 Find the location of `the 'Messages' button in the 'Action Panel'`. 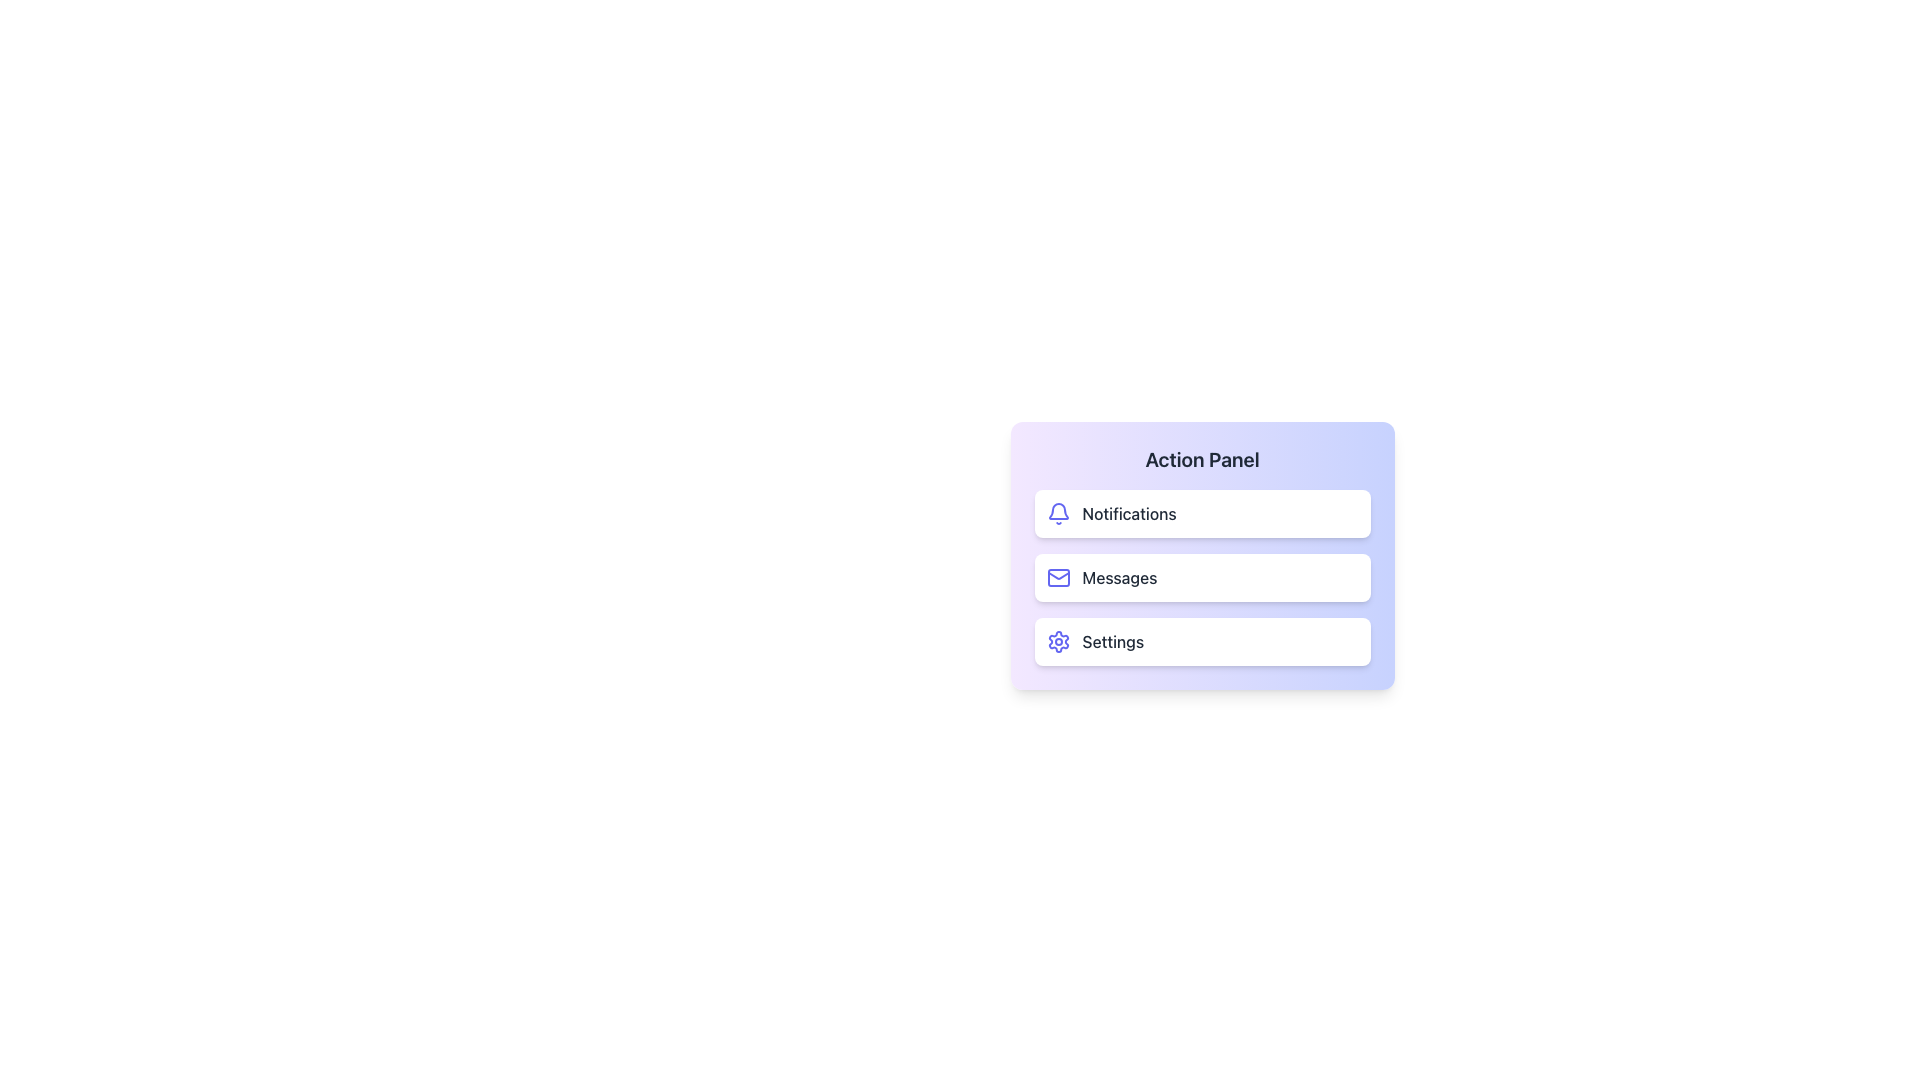

the 'Messages' button in the 'Action Panel' is located at coordinates (1201, 555).